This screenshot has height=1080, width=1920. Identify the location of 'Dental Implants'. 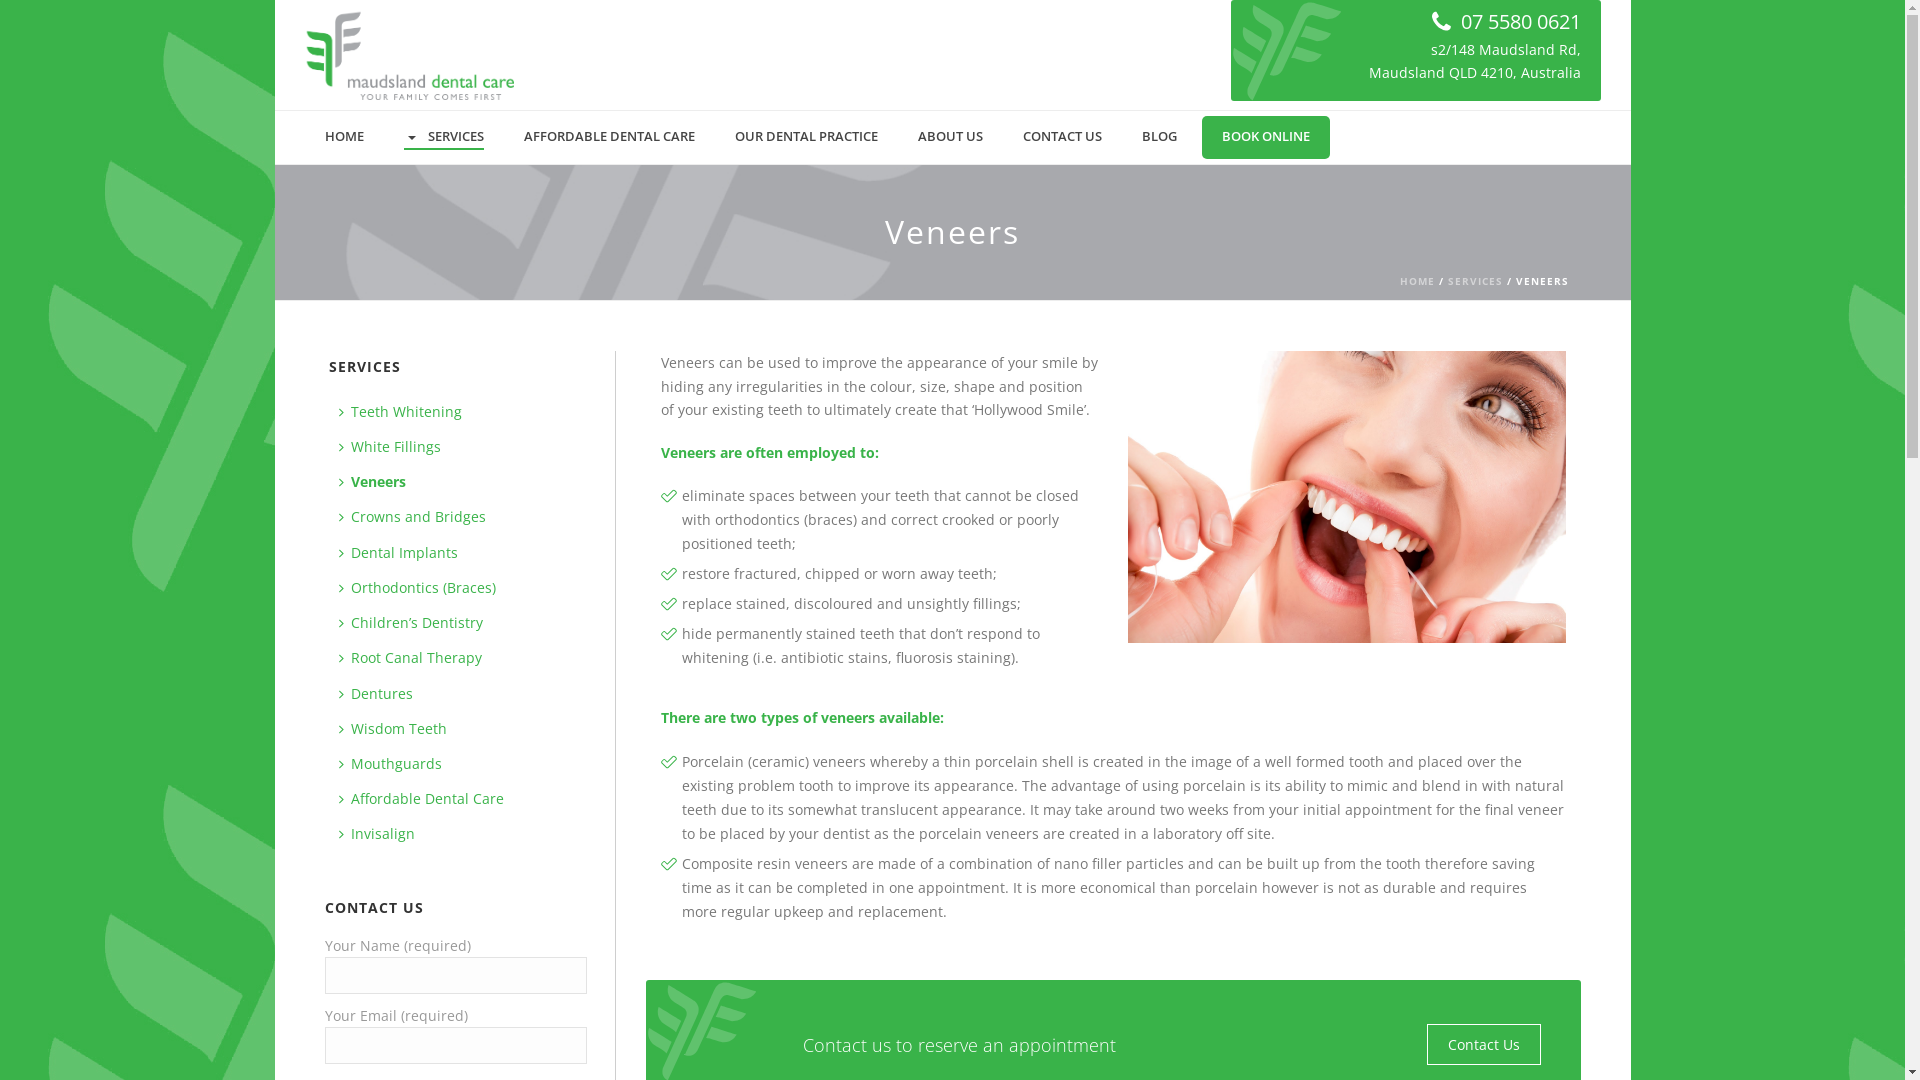
(397, 552).